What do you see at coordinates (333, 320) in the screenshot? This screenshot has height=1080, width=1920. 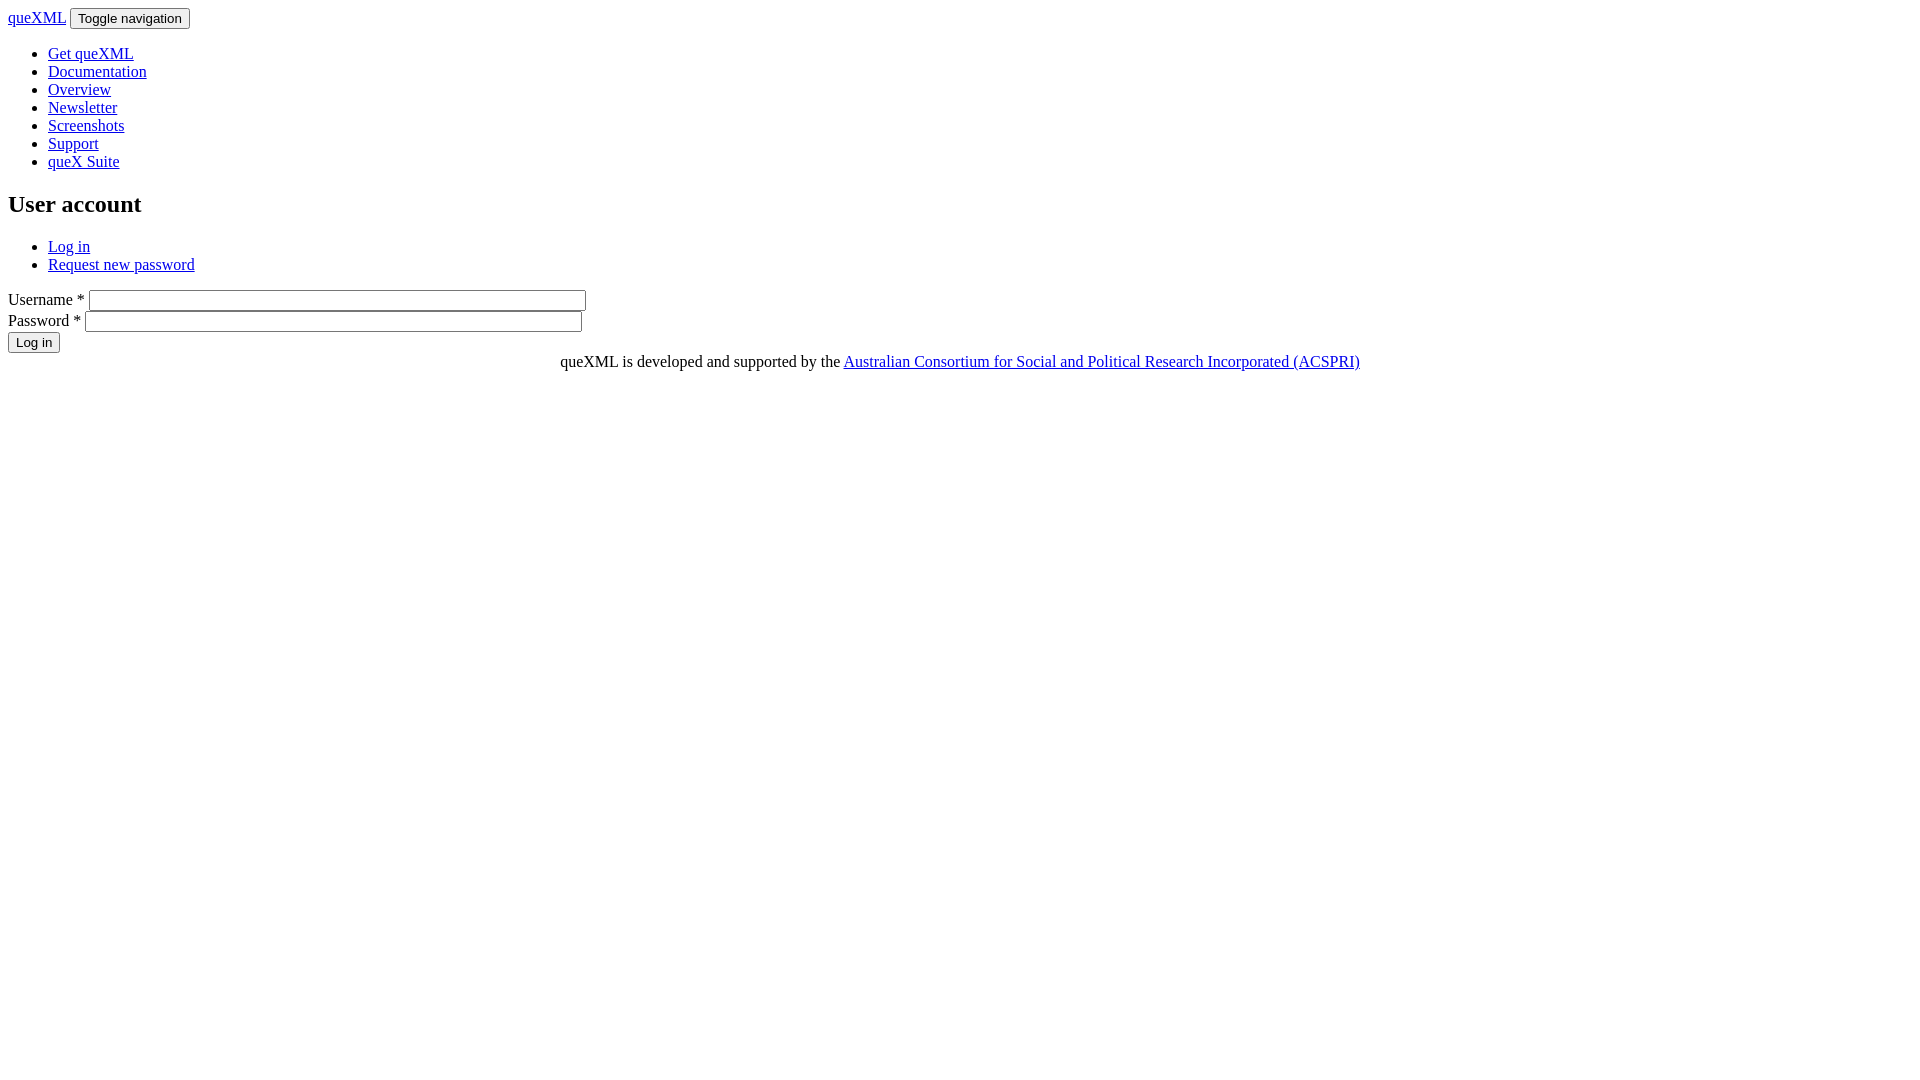 I see `'Enter the password that accompanies your username.'` at bounding box center [333, 320].